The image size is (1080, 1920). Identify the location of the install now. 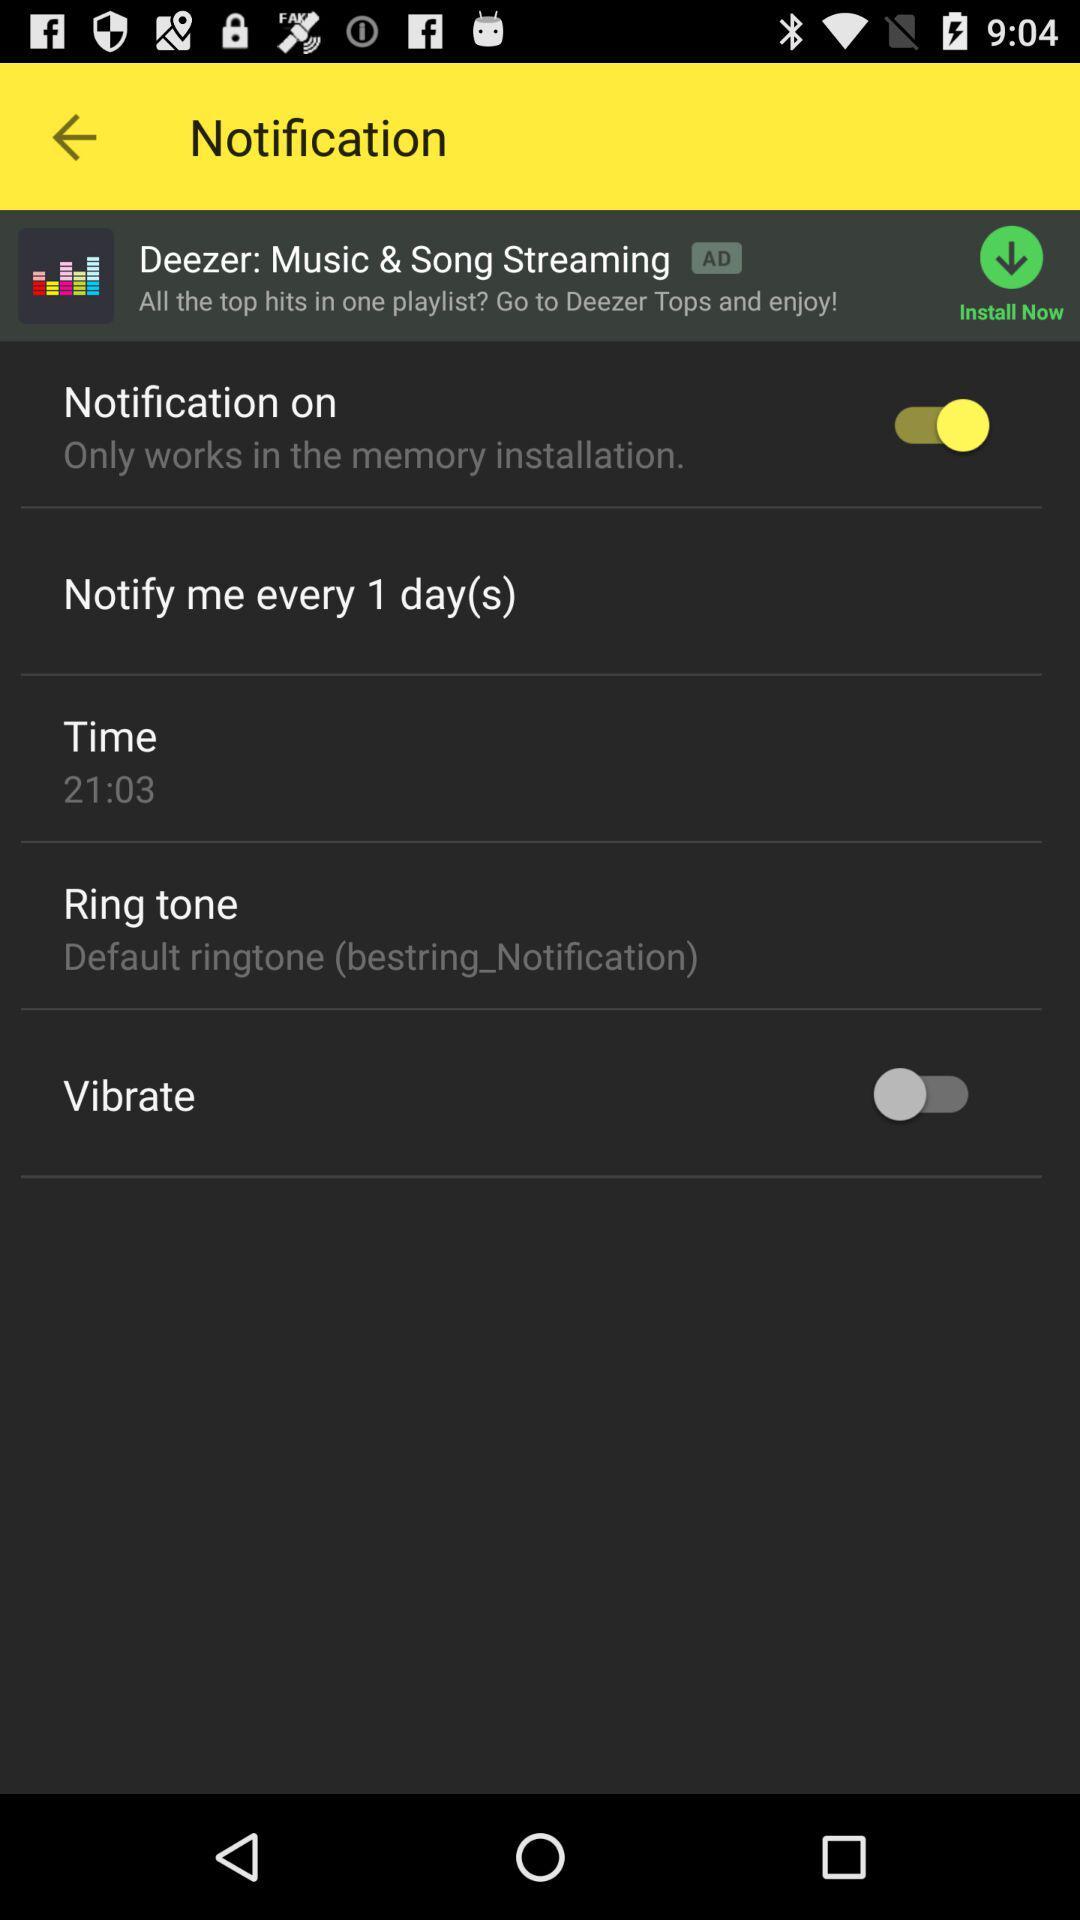
(1019, 274).